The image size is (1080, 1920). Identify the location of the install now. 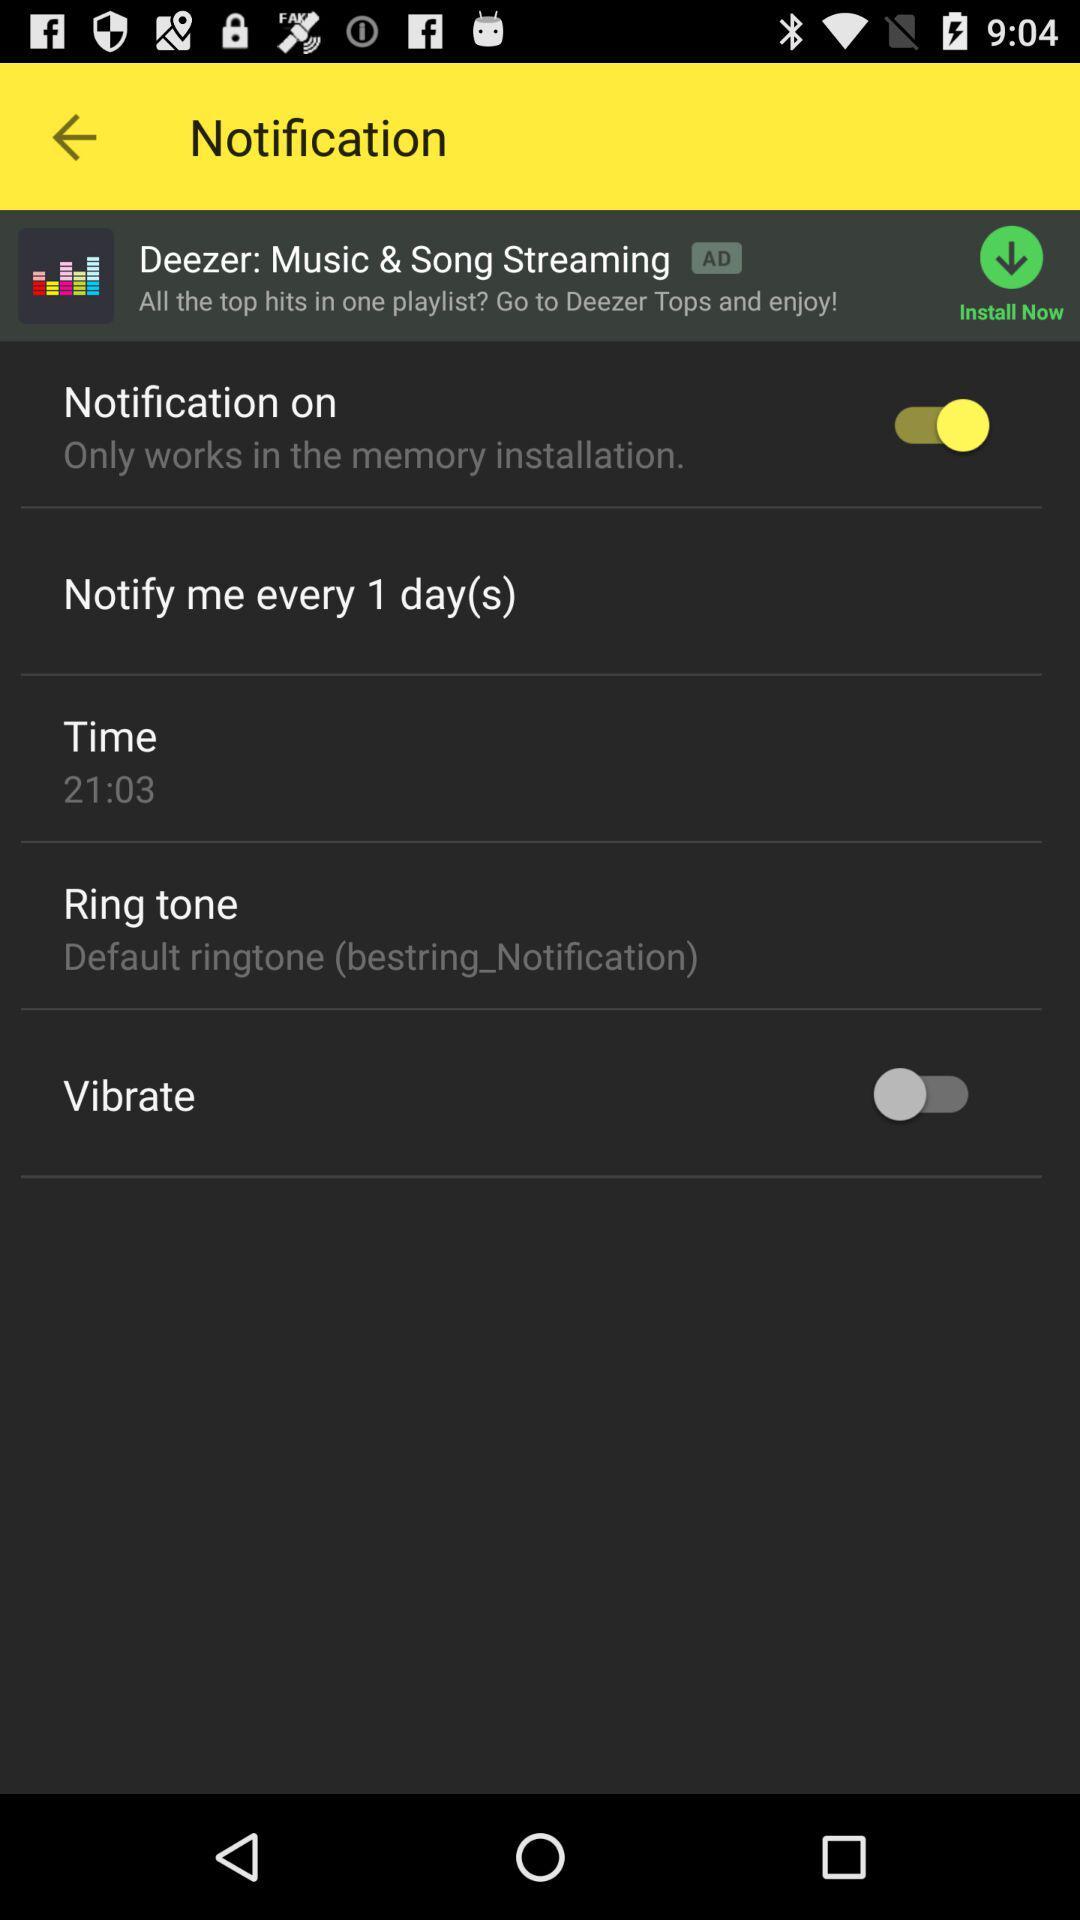
(1019, 274).